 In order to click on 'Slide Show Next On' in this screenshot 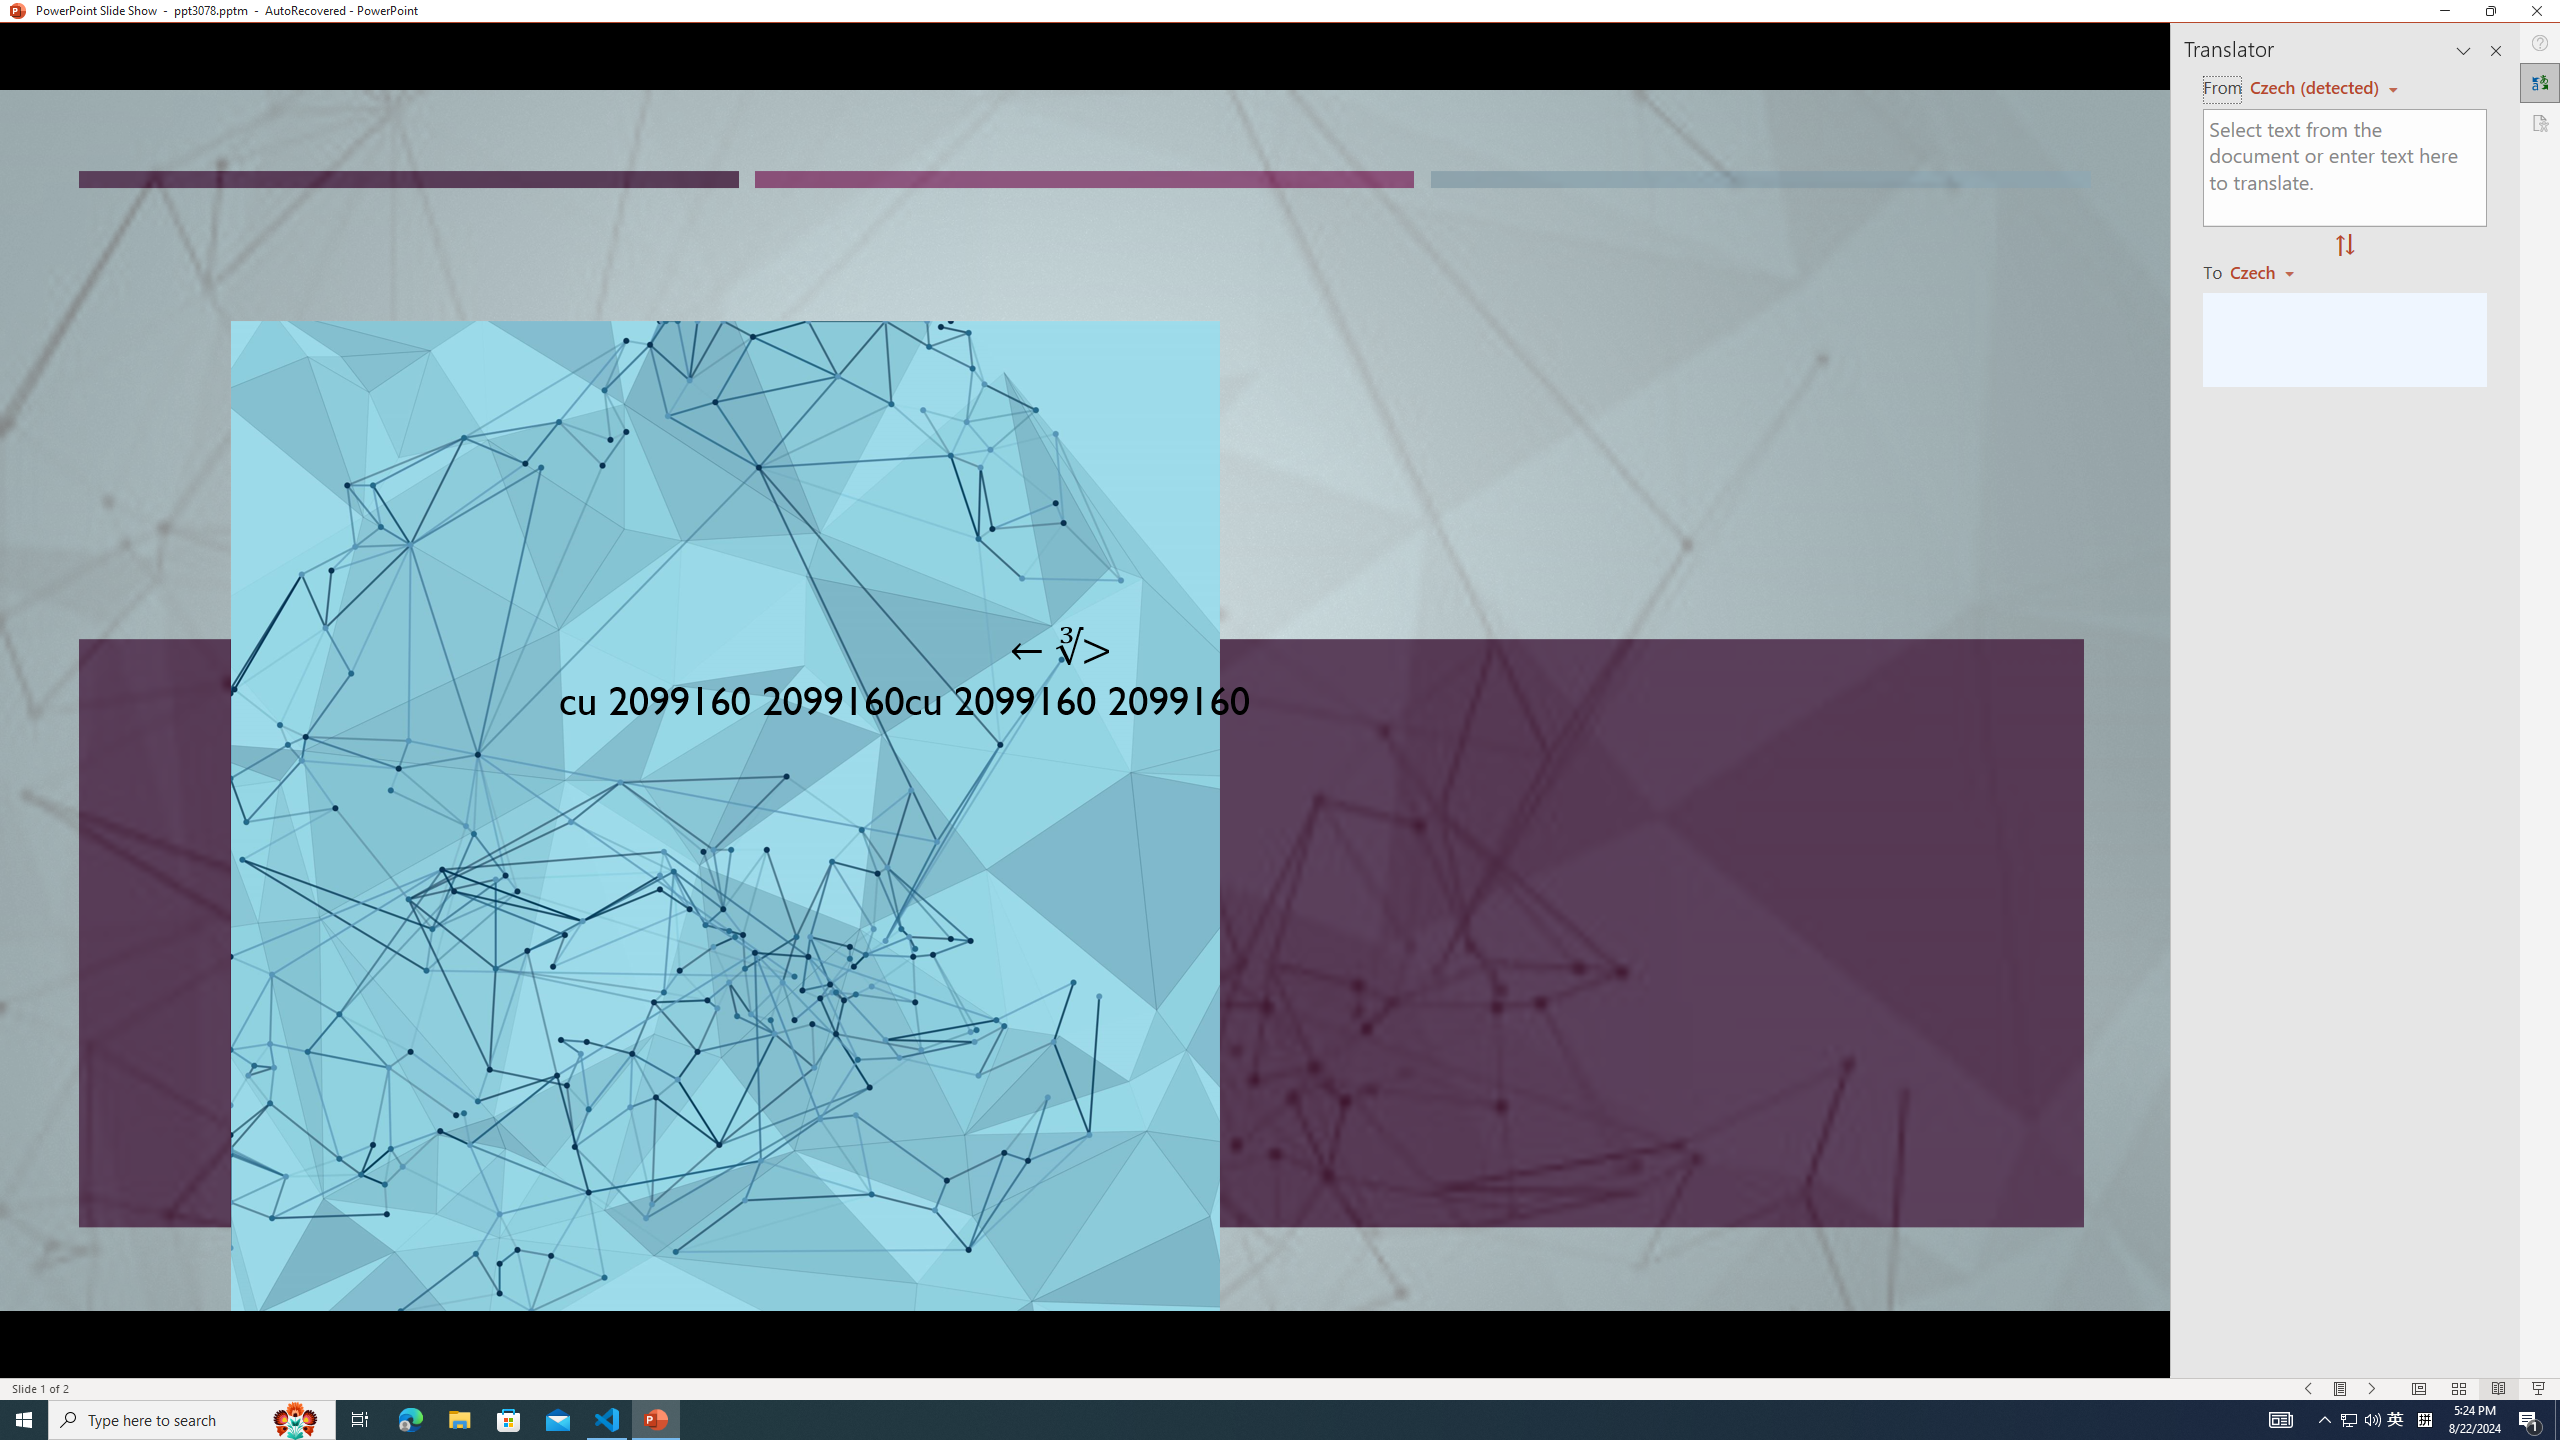, I will do `click(2372, 1389)`.